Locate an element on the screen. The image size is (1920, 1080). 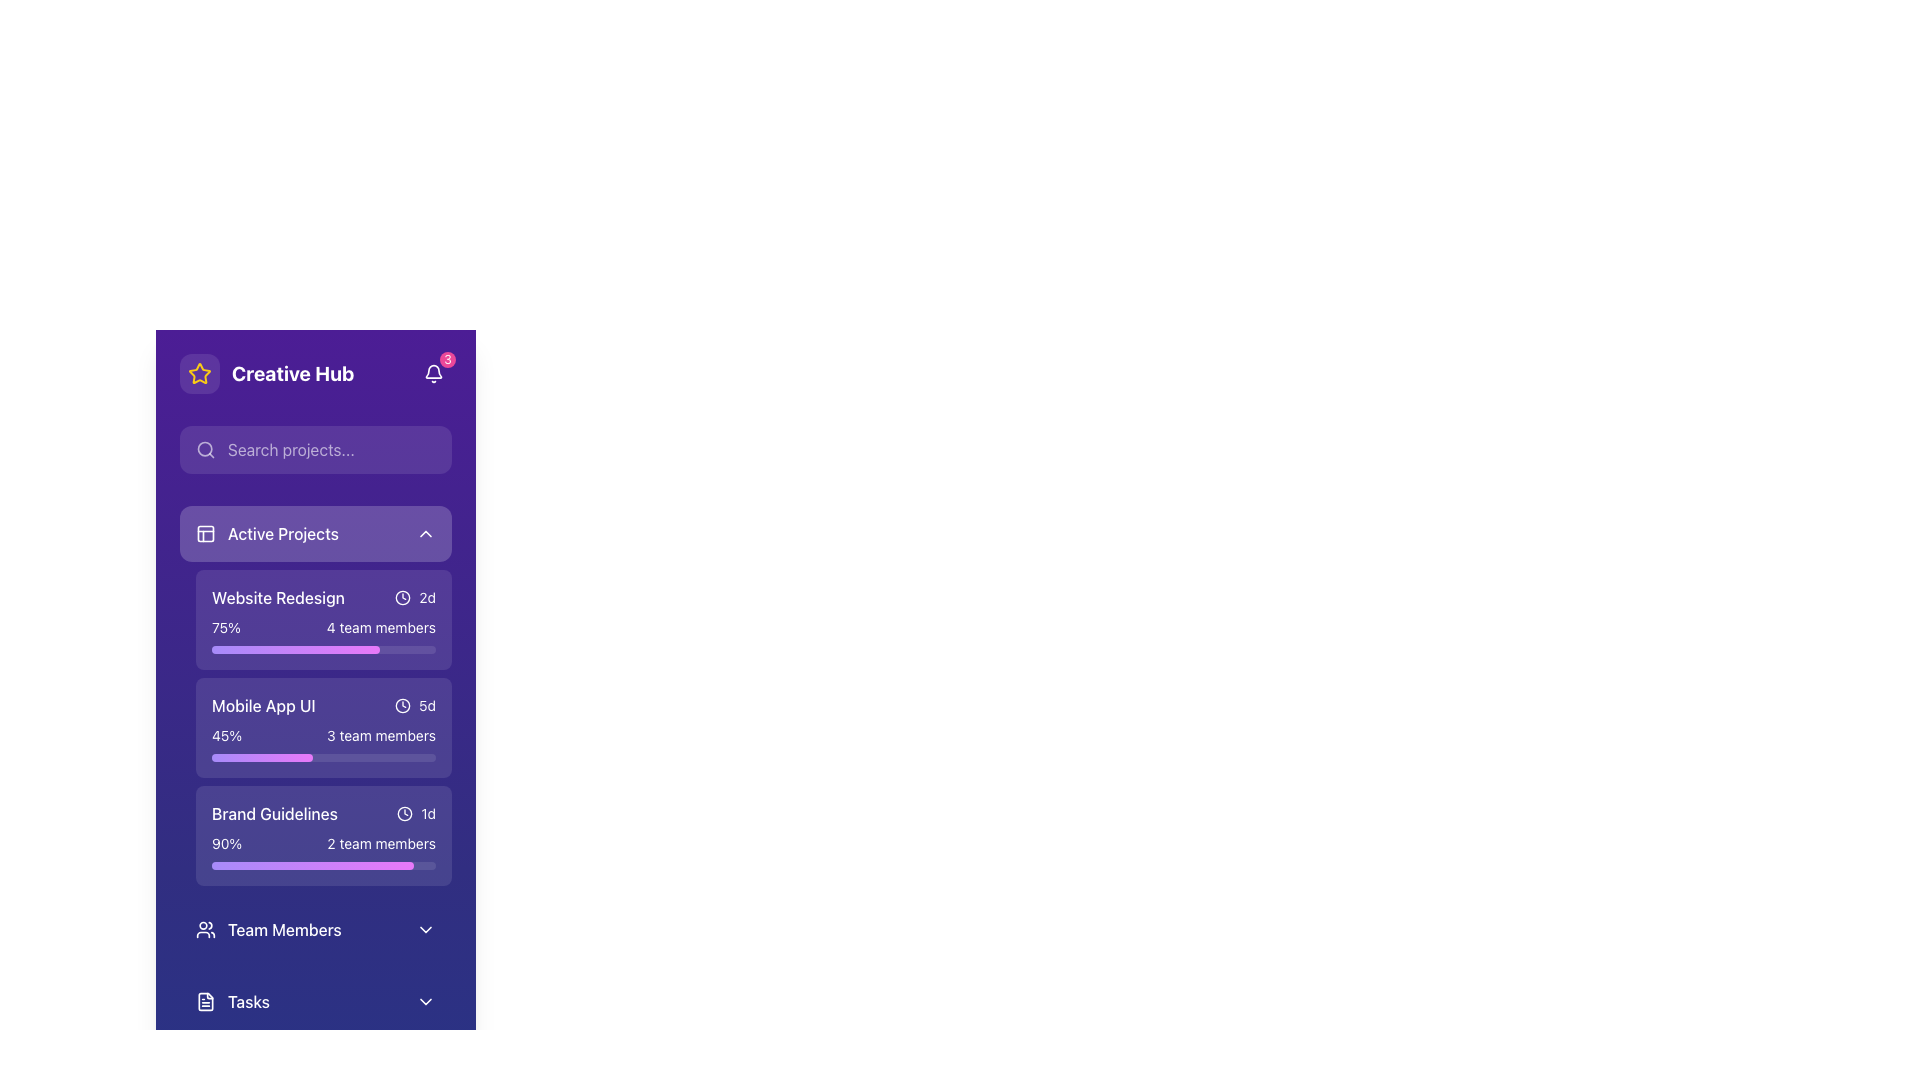
the time indicator icon located to the right of the 'Website Redesign' label and before the '2d' text display is located at coordinates (402, 596).